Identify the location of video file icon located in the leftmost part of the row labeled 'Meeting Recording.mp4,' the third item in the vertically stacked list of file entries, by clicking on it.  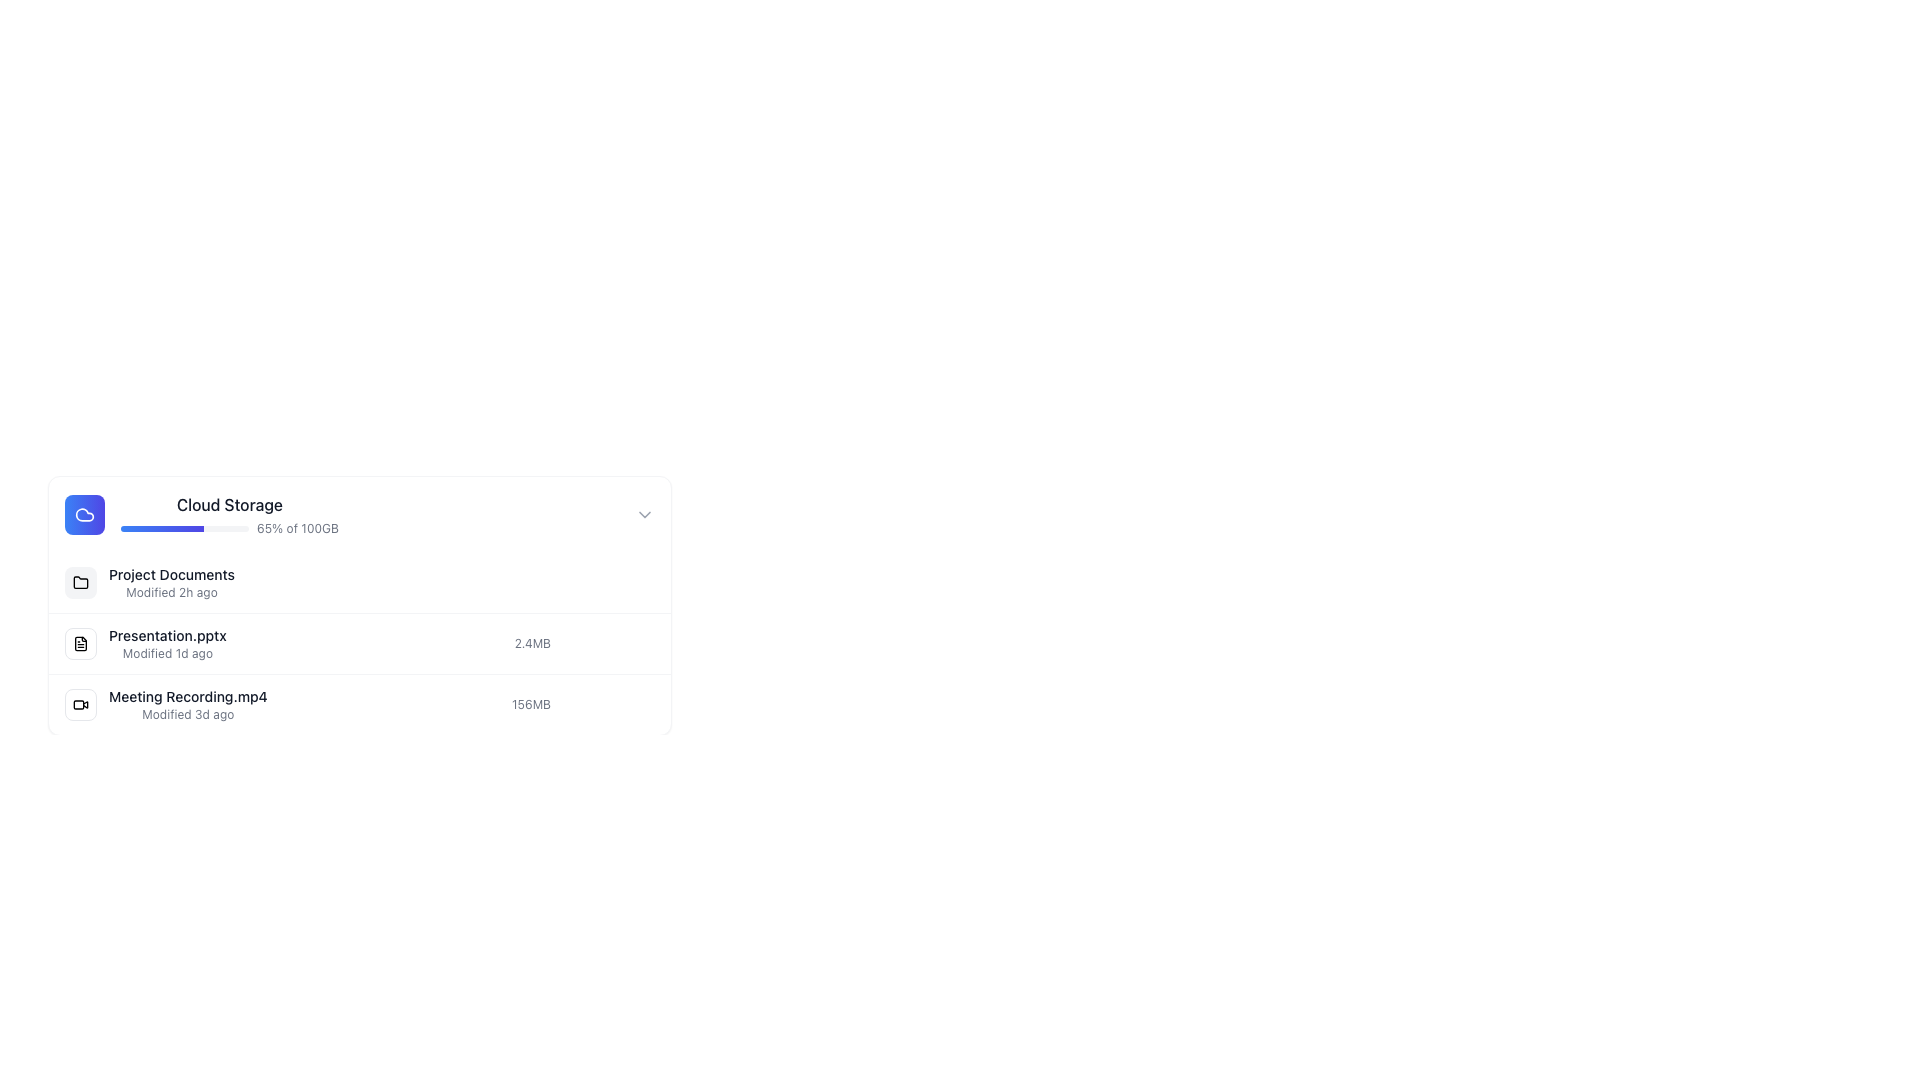
(80, 704).